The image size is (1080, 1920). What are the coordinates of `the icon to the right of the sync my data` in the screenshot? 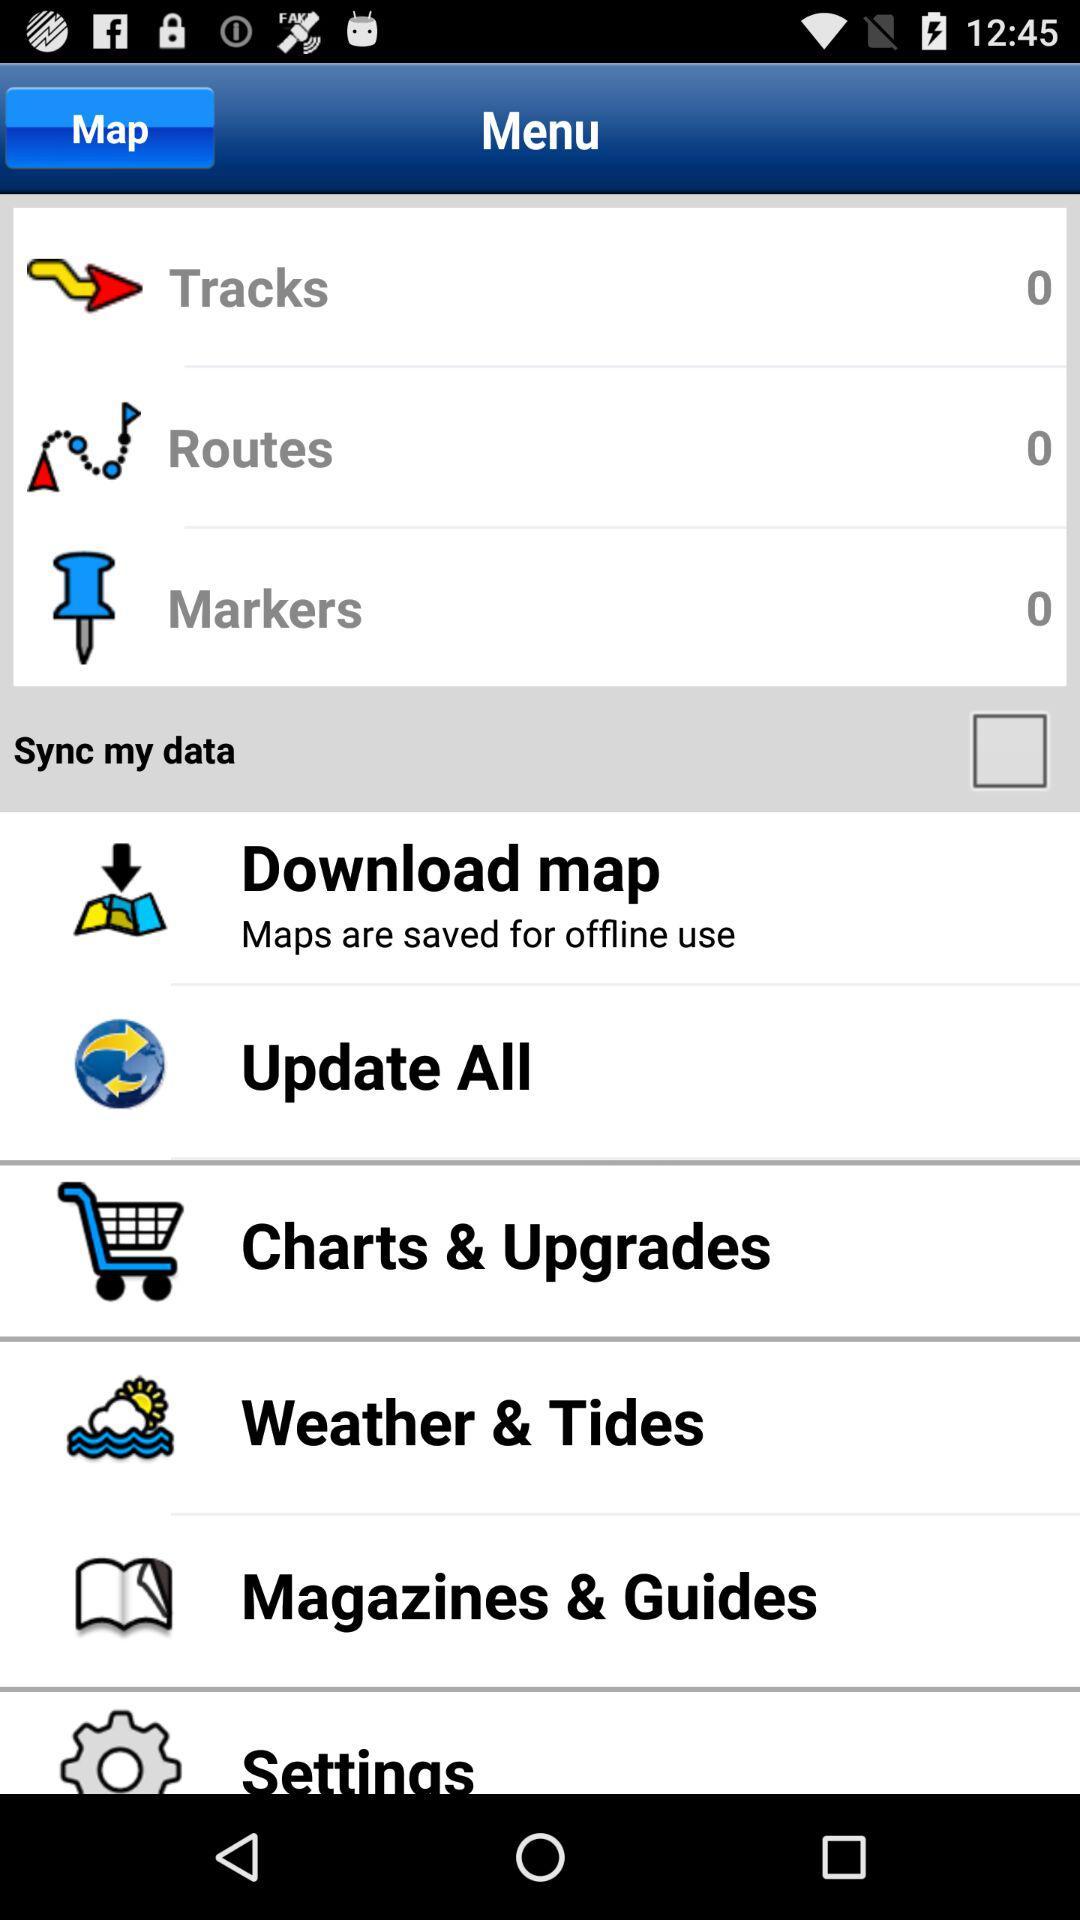 It's located at (1012, 748).